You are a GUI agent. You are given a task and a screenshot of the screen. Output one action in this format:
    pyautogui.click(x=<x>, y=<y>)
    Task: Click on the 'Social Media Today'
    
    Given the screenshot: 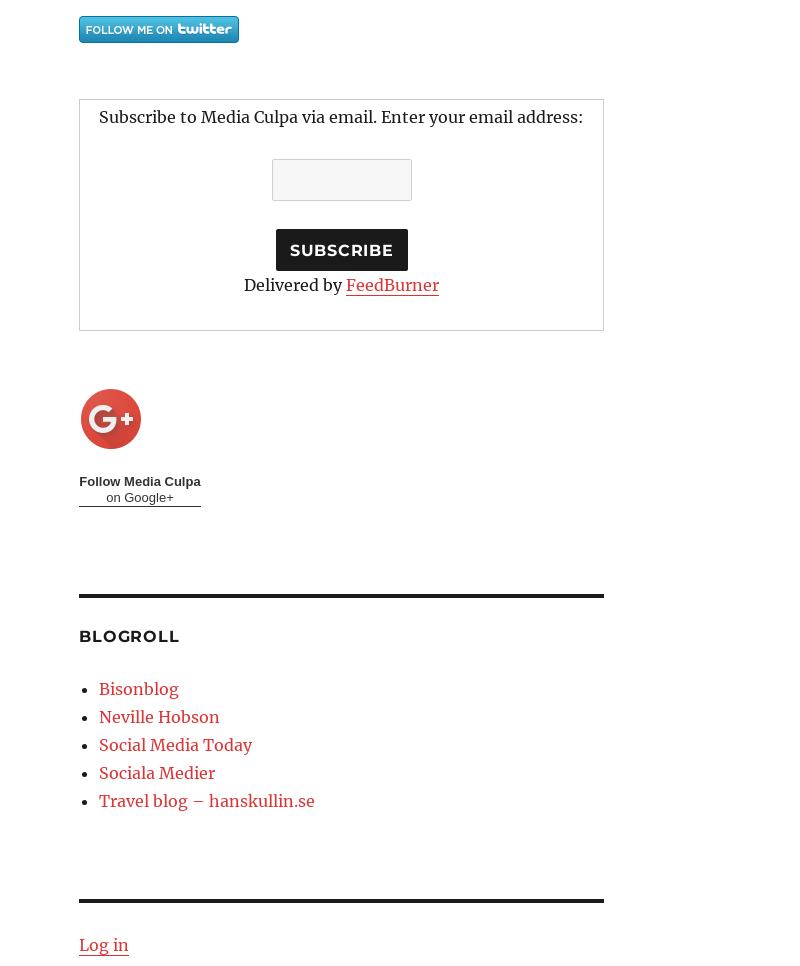 What is the action you would take?
    pyautogui.click(x=174, y=744)
    